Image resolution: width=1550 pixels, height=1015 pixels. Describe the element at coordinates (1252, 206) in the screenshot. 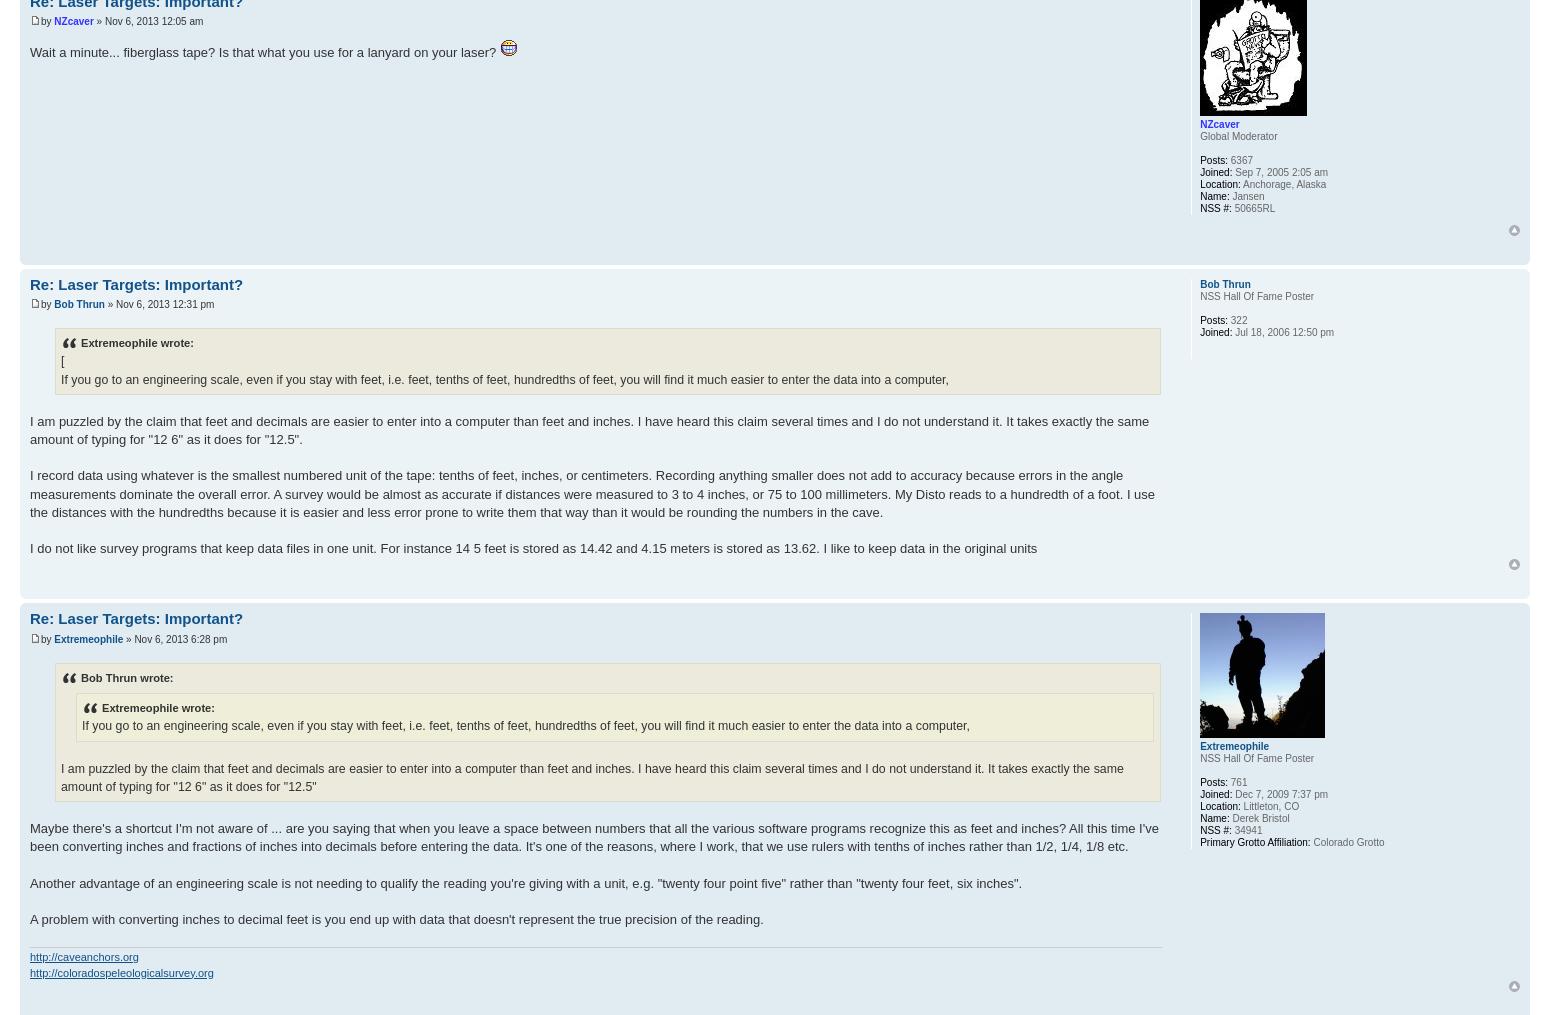

I see `'50665RL'` at that location.